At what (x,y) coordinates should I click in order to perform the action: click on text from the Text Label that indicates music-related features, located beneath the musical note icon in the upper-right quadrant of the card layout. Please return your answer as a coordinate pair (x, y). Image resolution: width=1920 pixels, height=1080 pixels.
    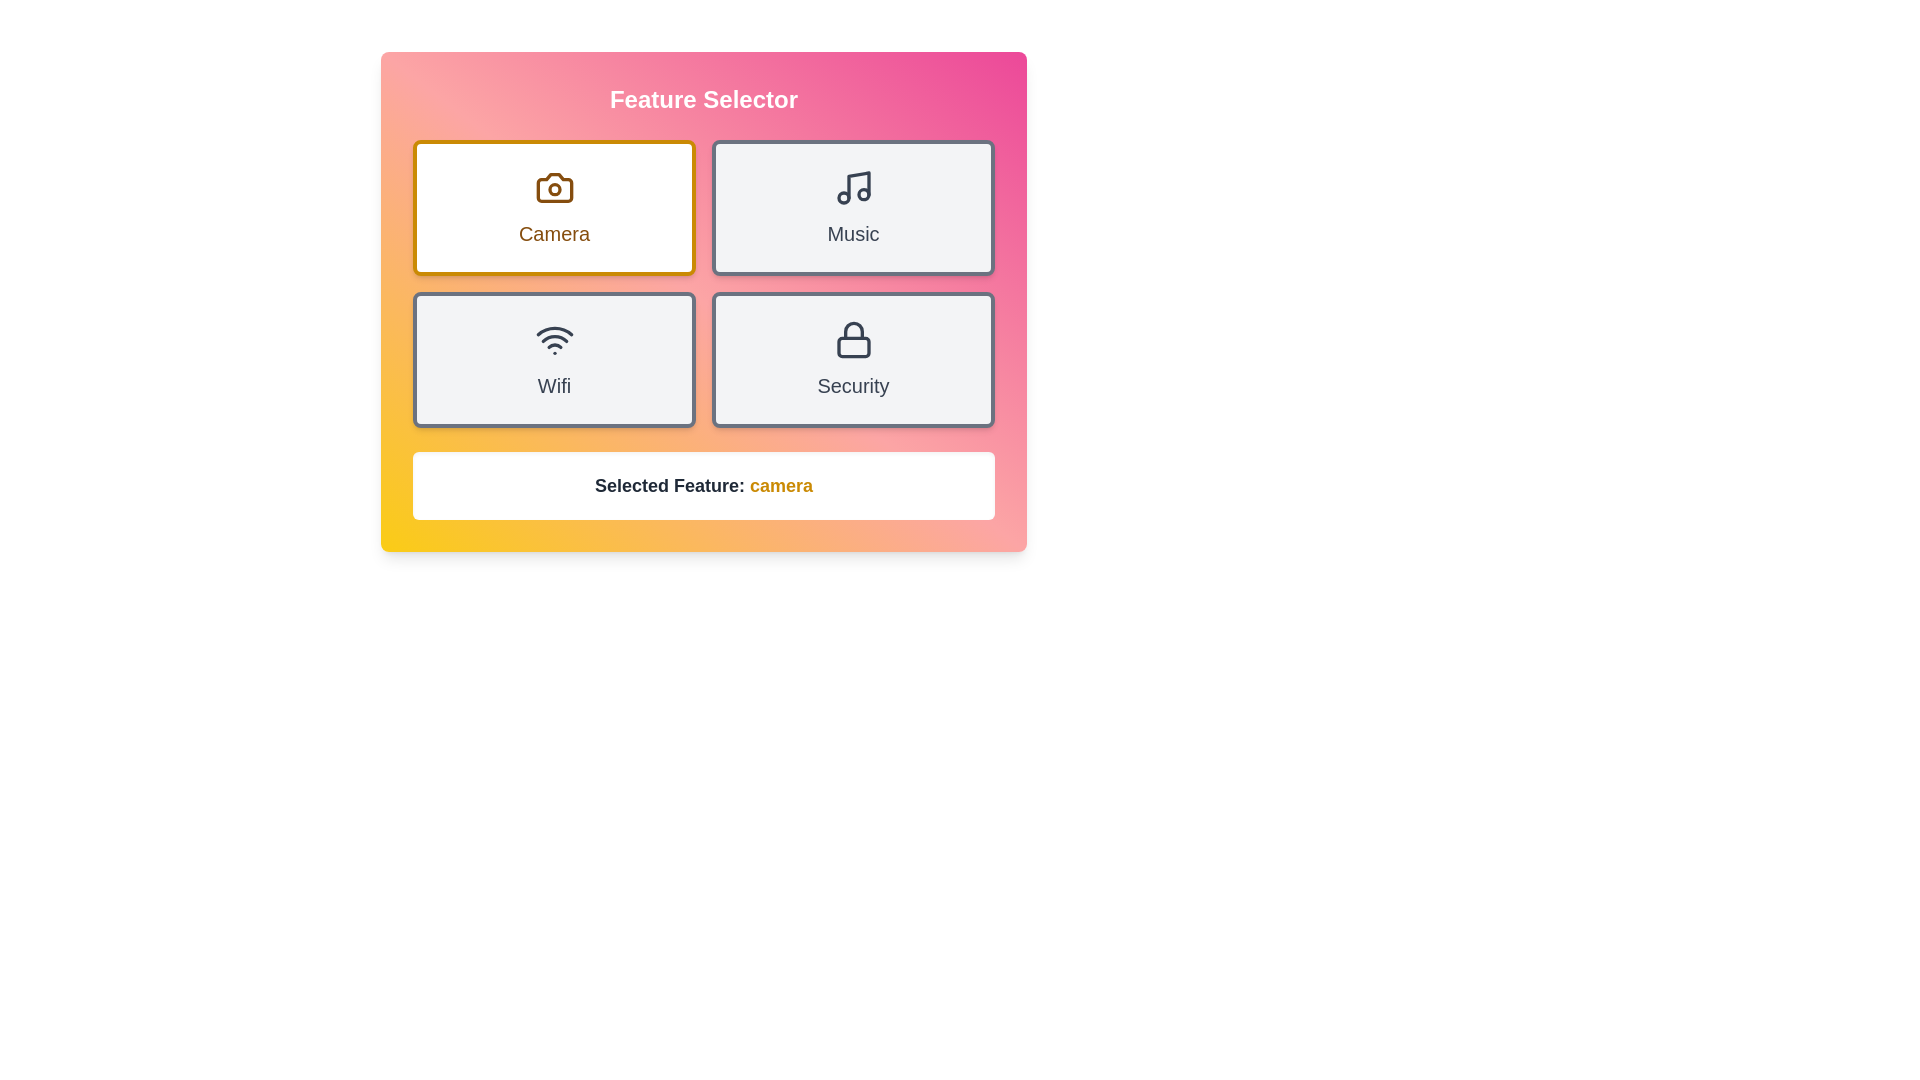
    Looking at the image, I should click on (853, 233).